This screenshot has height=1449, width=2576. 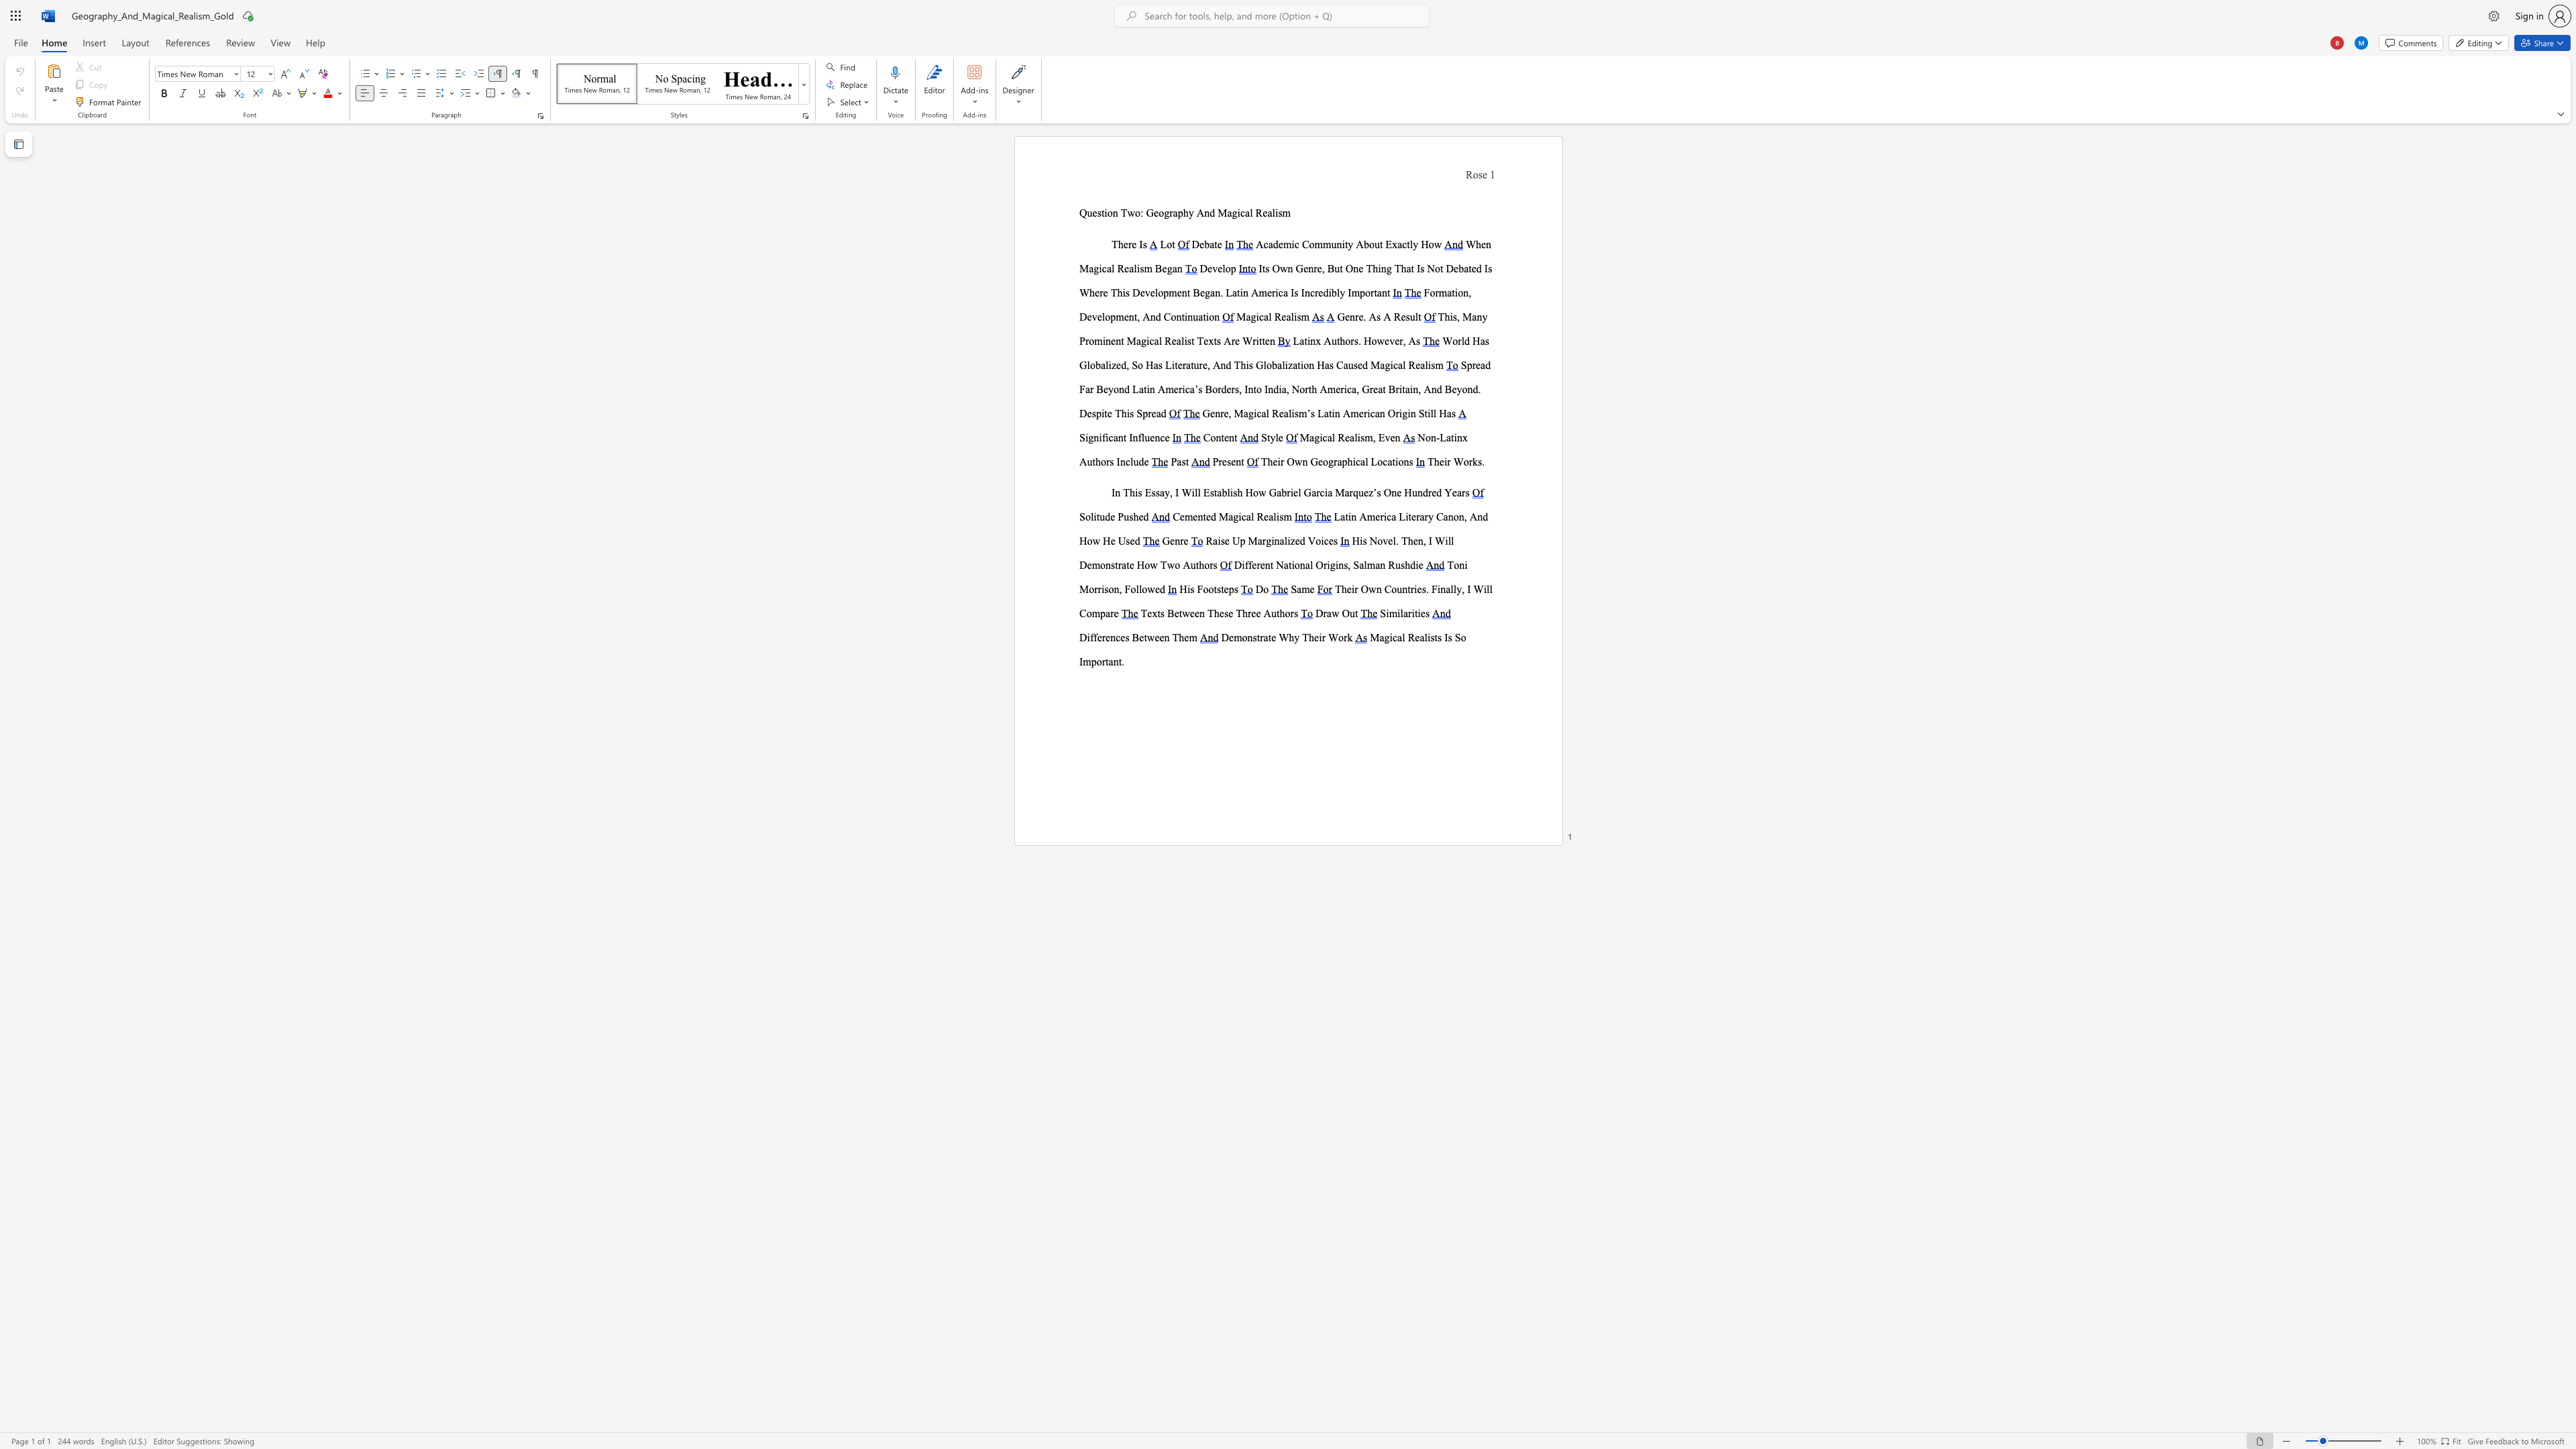 I want to click on the subset text "Caused Magical Realis" within the text "World Has Globalized, So Has Literature, And This Globalization Has Caused Magical Realism", so click(x=1336, y=364).